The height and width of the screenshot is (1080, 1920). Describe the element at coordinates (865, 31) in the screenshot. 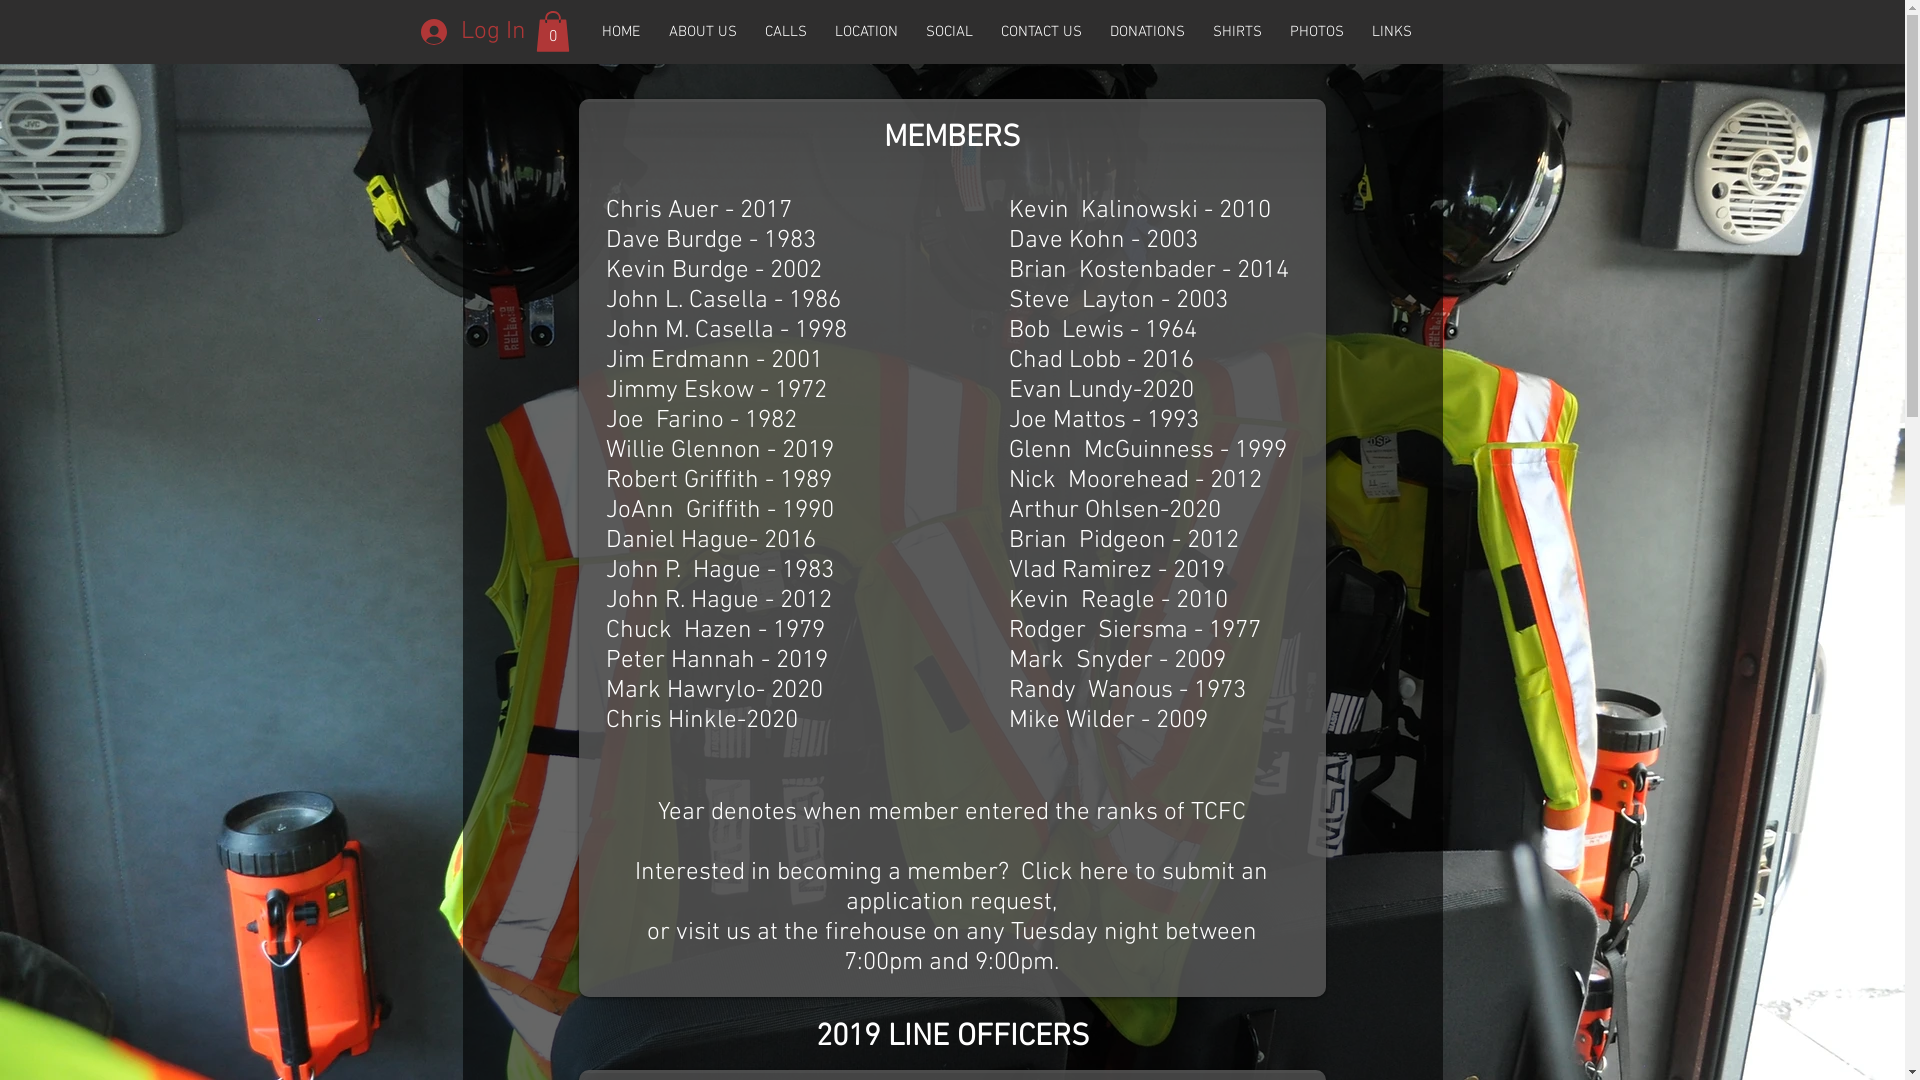

I see `'LOCATION'` at that location.